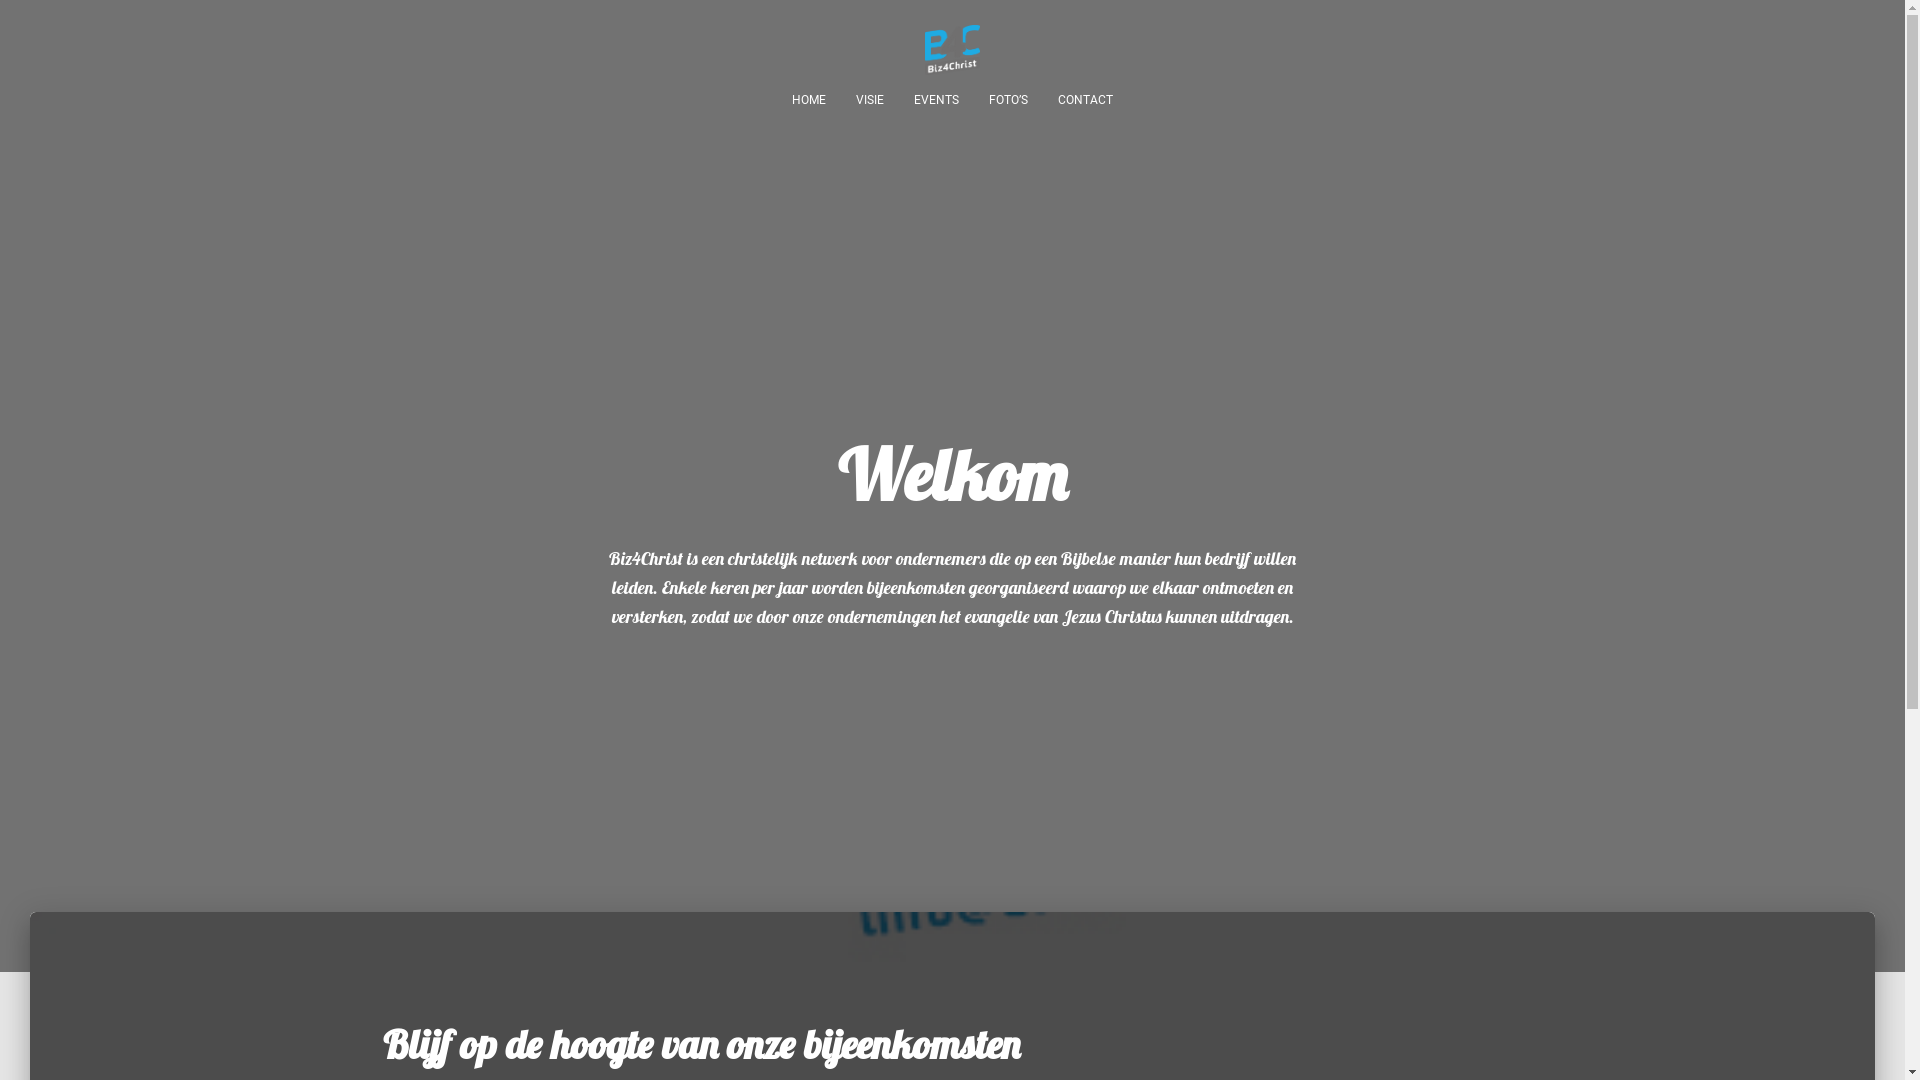 Image resolution: width=1920 pixels, height=1080 pixels. What do you see at coordinates (809, 100) in the screenshot?
I see `'HOME'` at bounding box center [809, 100].